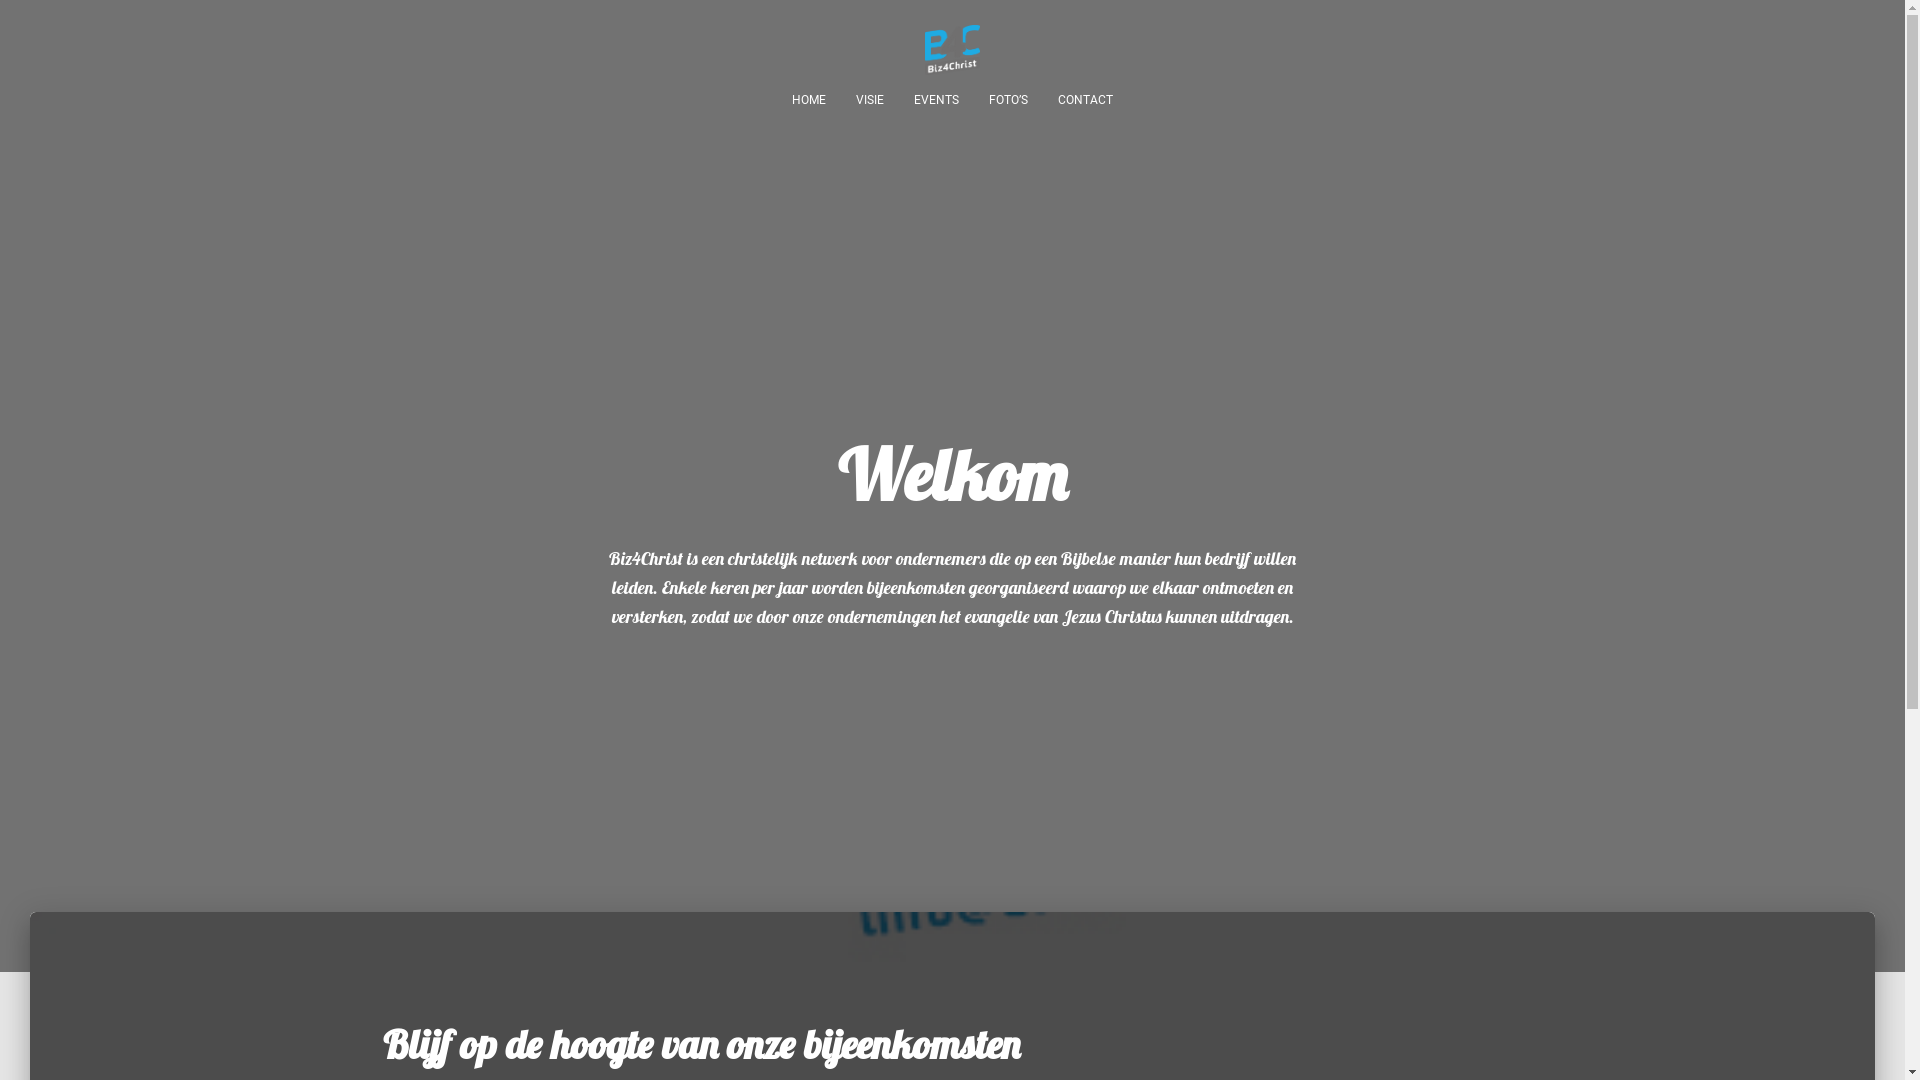 Image resolution: width=1920 pixels, height=1080 pixels. What do you see at coordinates (809, 100) in the screenshot?
I see `'HOME'` at bounding box center [809, 100].